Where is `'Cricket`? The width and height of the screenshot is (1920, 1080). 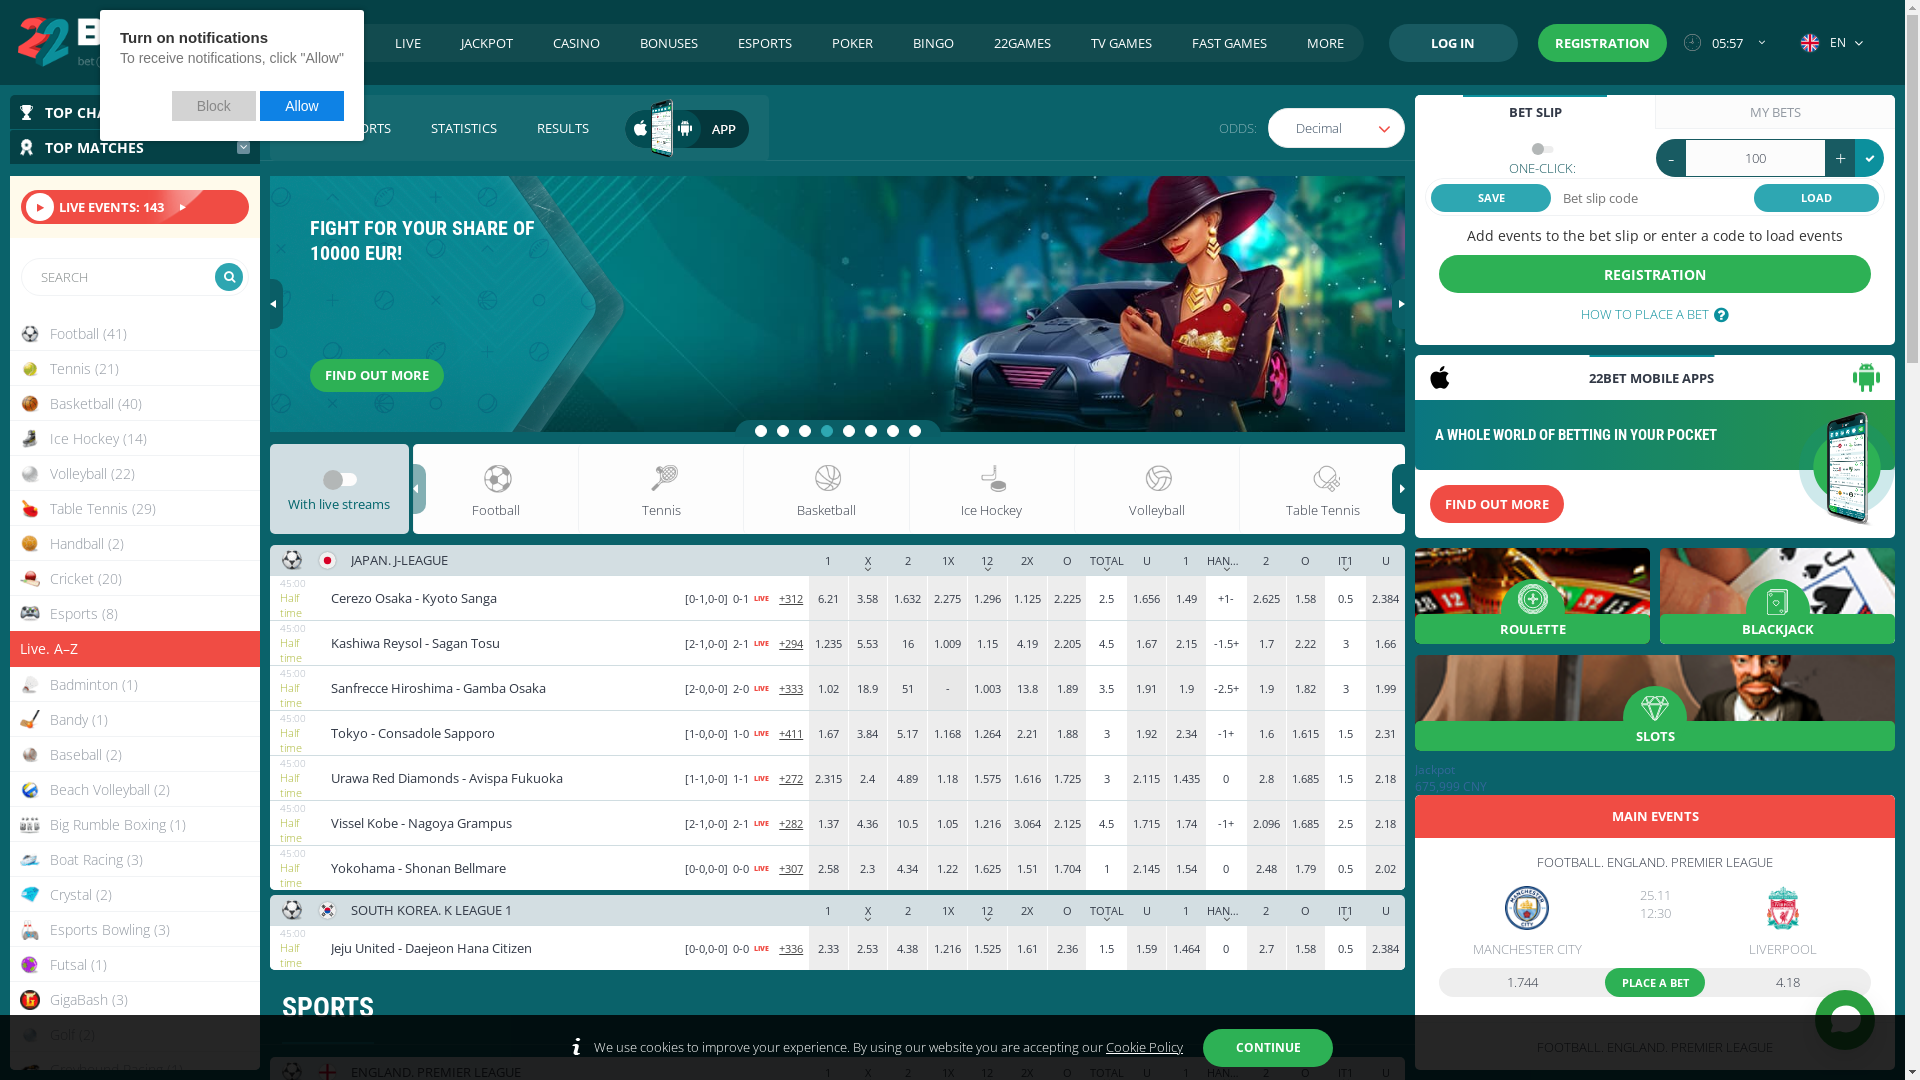 'Cricket is located at coordinates (133, 578).